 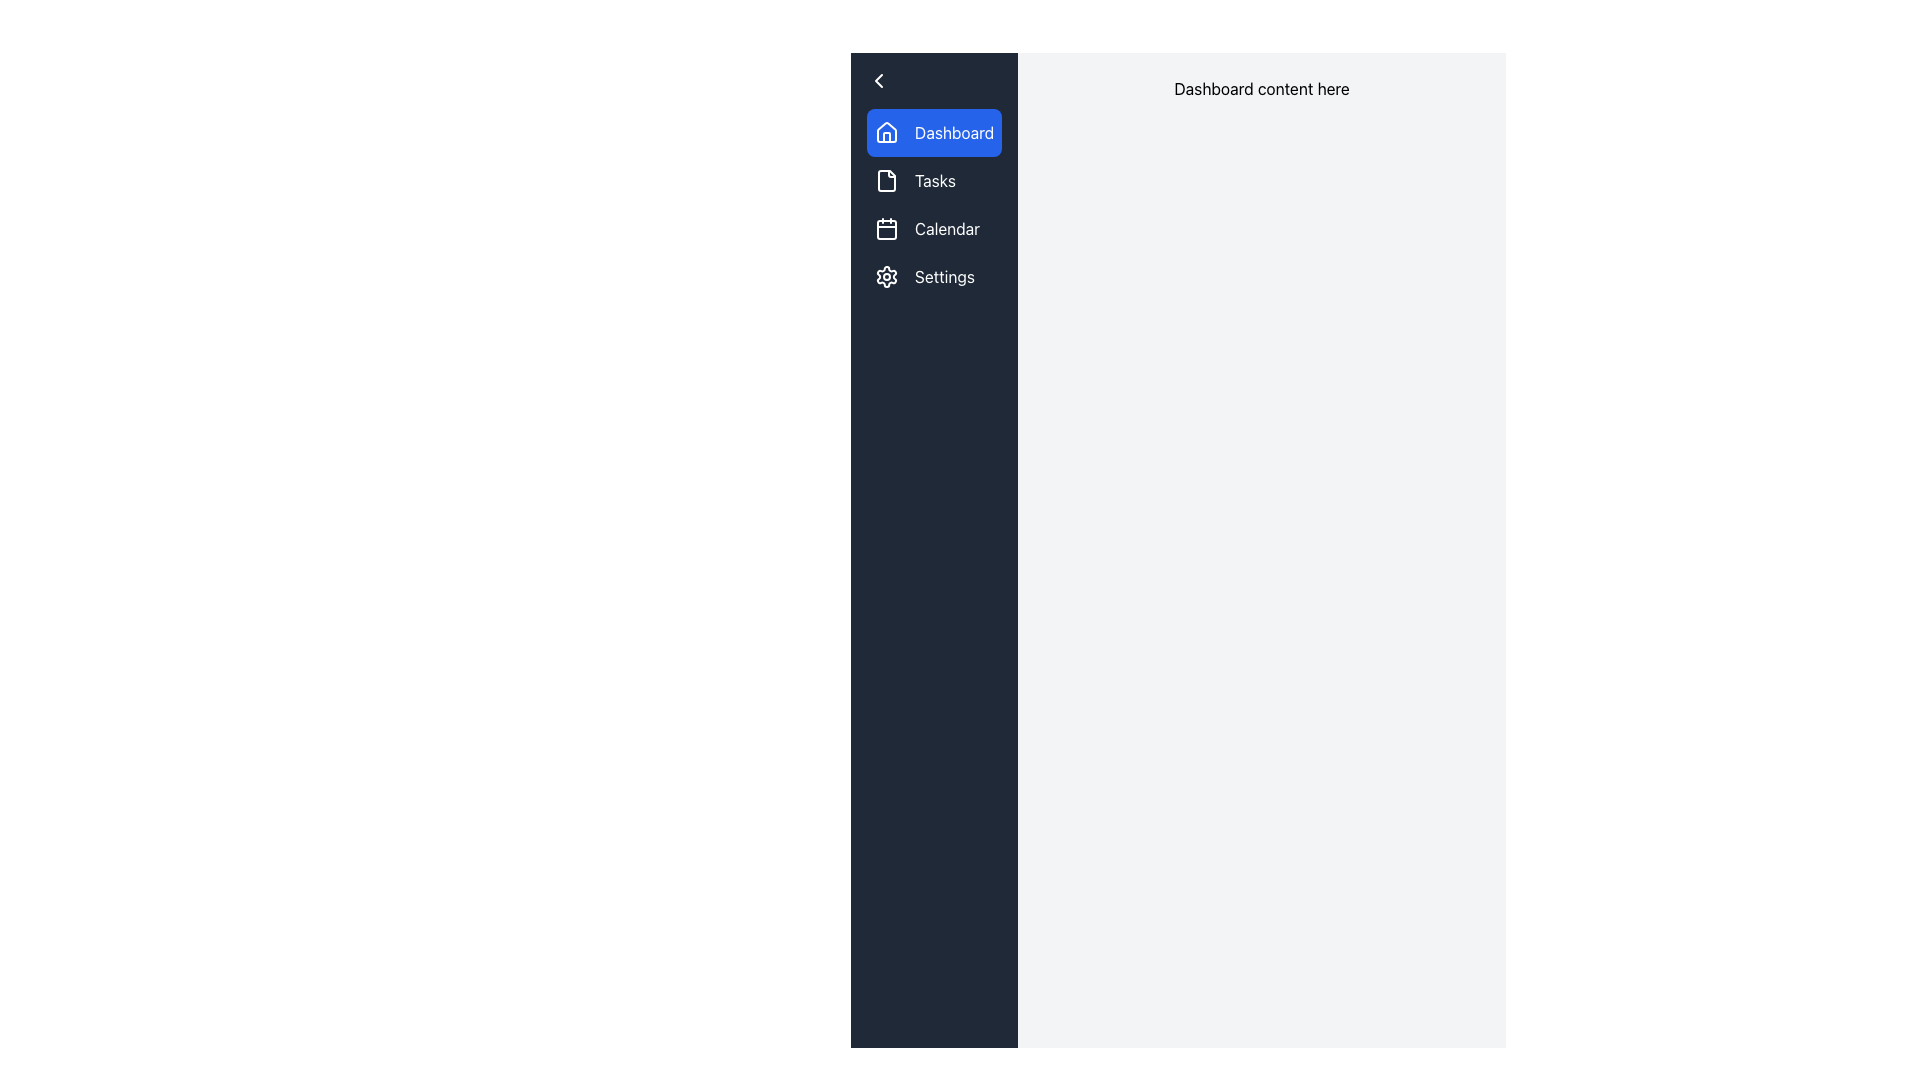 I want to click on the text label displaying 'Tasks', so click(x=934, y=181).